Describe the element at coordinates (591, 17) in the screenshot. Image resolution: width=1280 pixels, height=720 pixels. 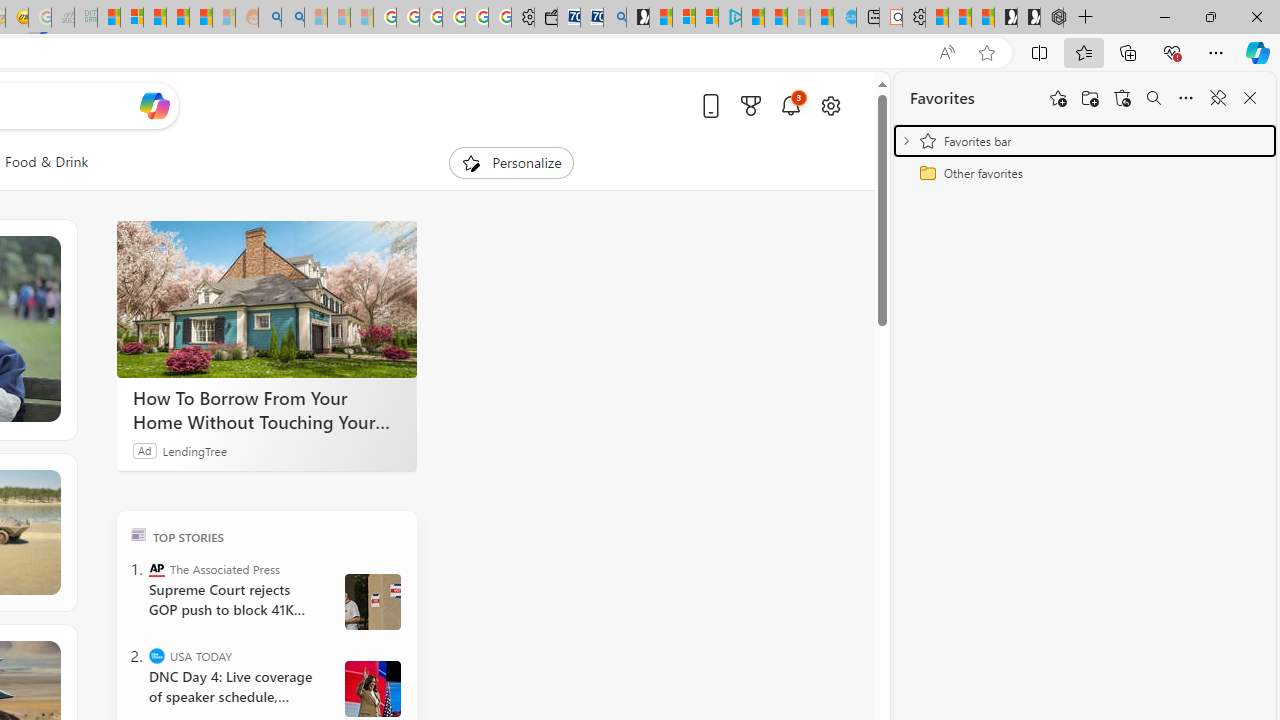
I see `'Cheap Car Rentals - Save70.com'` at that location.